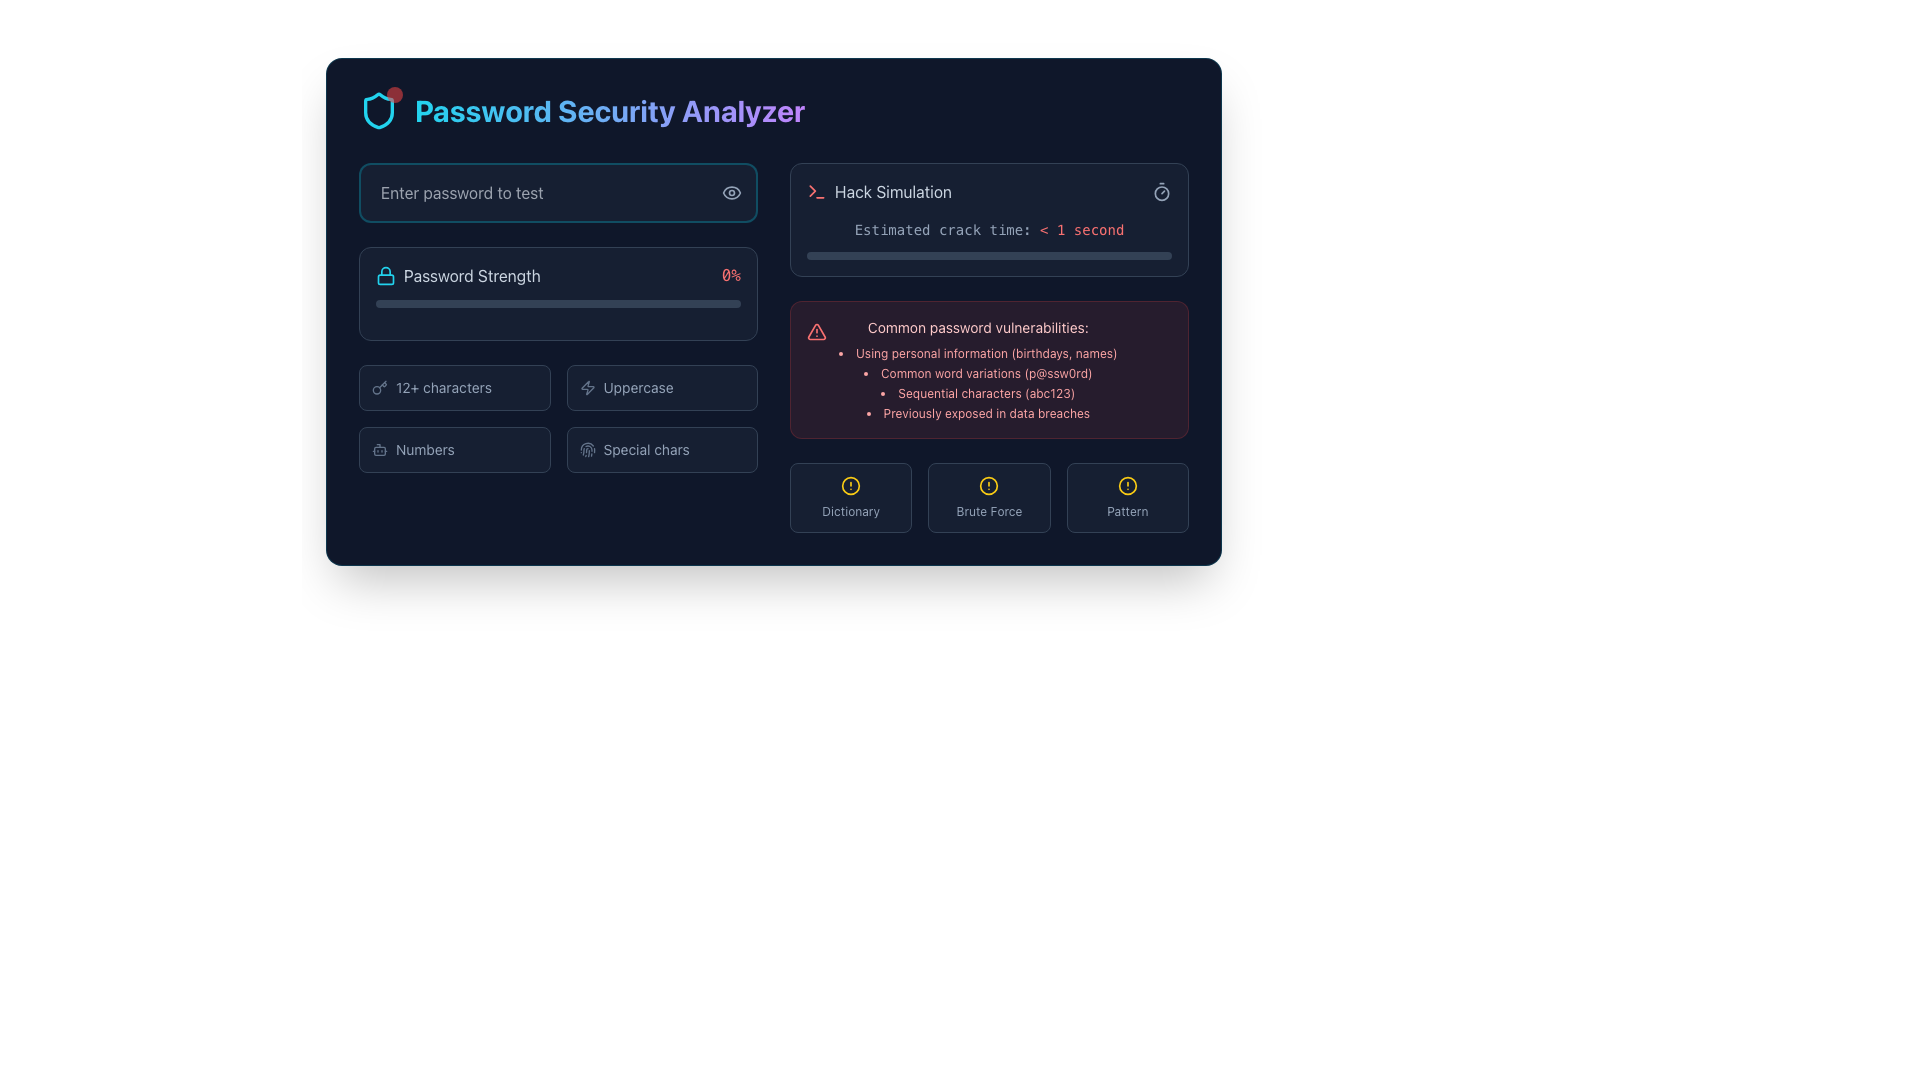 This screenshot has width=1920, height=1080. What do you see at coordinates (609, 111) in the screenshot?
I see `the text label that serves as a title for the password security analysis section, located in the upper-left quadrant of the interface` at bounding box center [609, 111].